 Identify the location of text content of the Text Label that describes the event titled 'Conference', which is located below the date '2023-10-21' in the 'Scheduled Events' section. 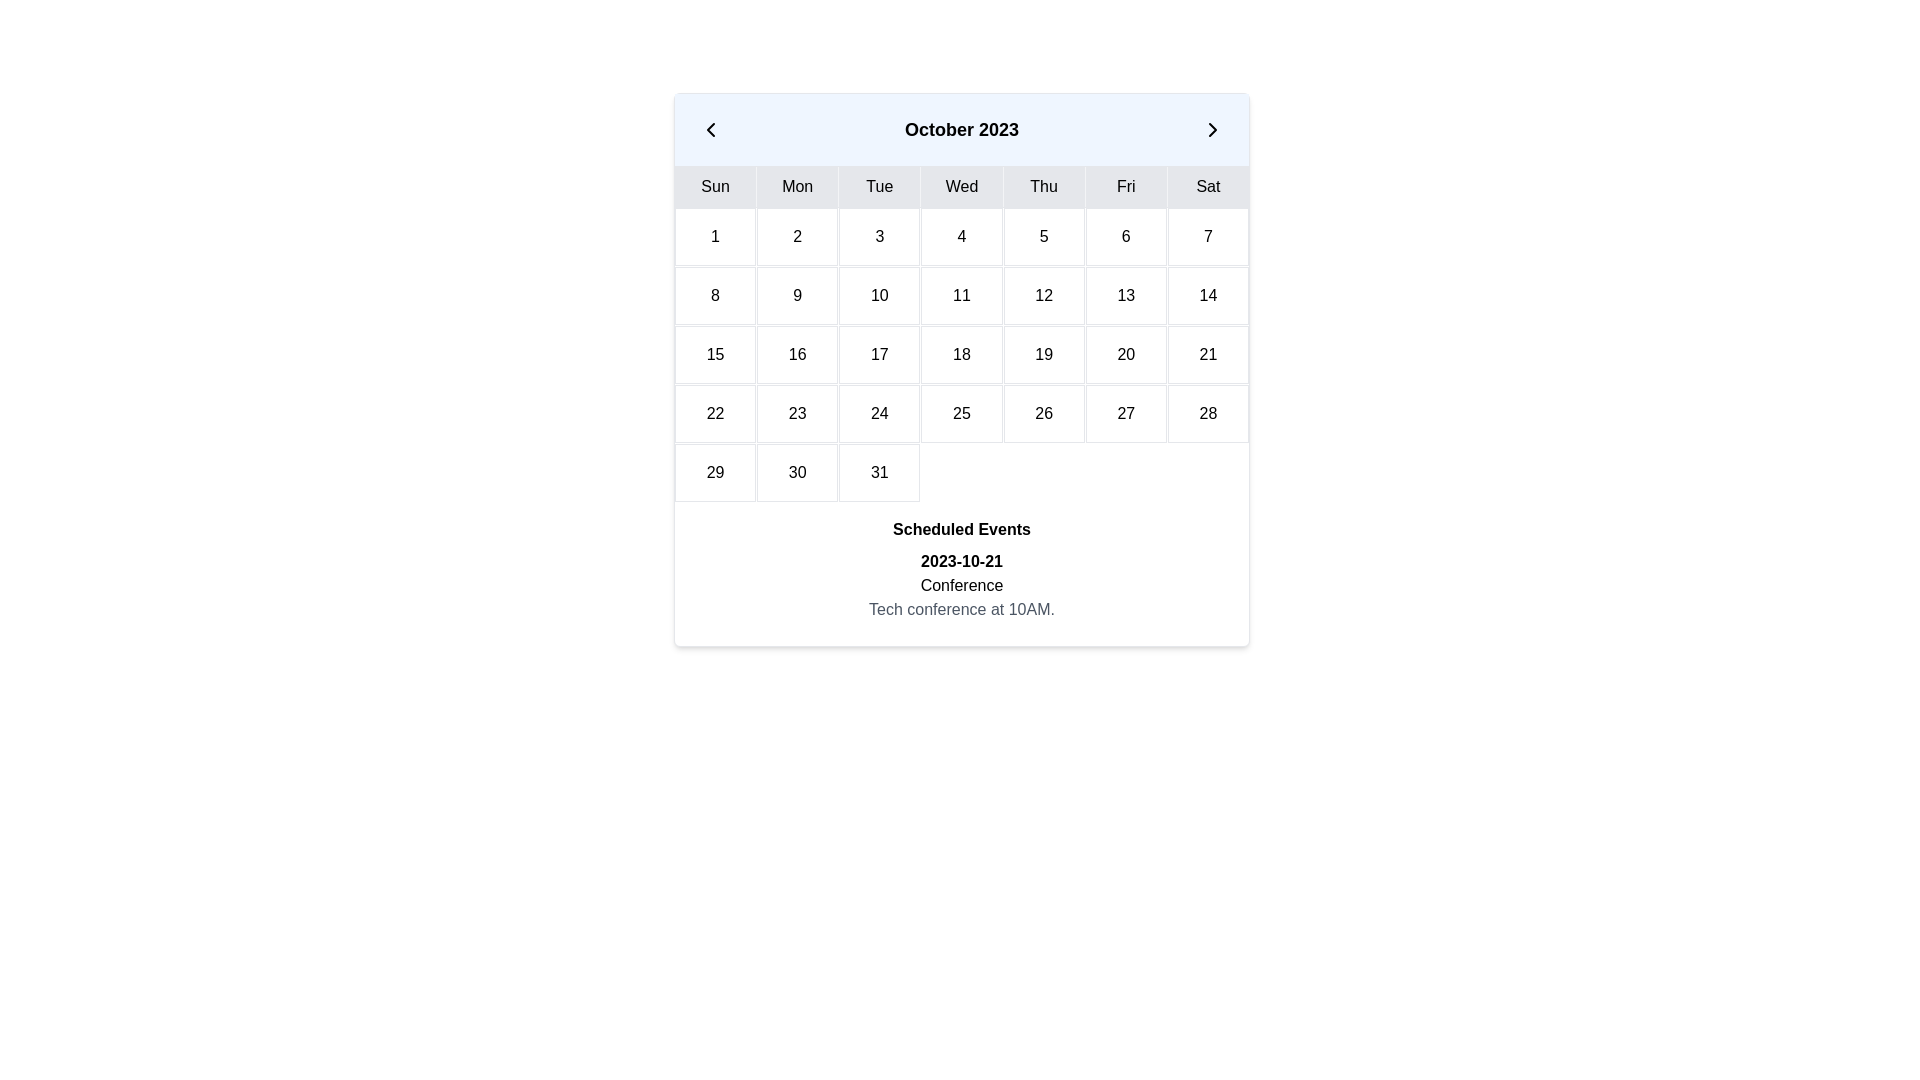
(961, 585).